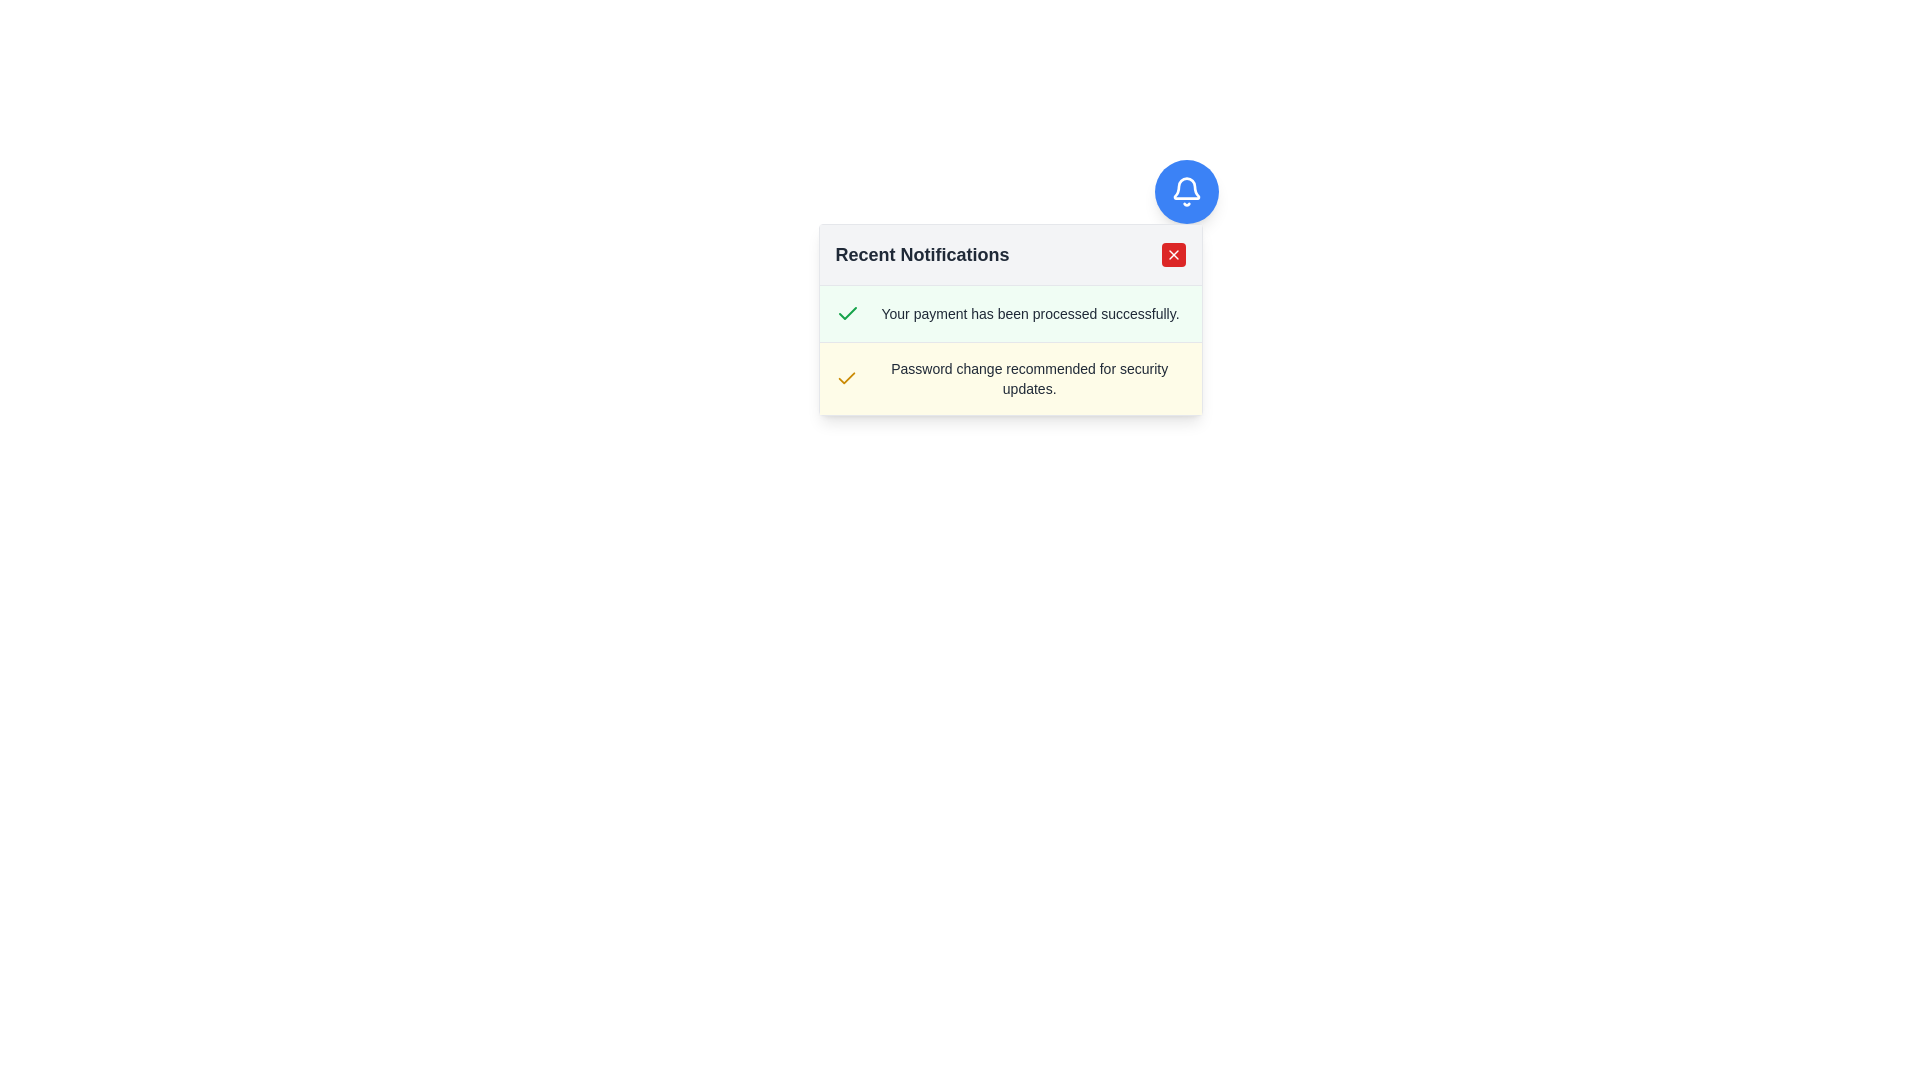 Image resolution: width=1920 pixels, height=1080 pixels. I want to click on the Notification Icon, which is a bell icon in a linear style with a white outline on a blue circular background, so click(1186, 192).